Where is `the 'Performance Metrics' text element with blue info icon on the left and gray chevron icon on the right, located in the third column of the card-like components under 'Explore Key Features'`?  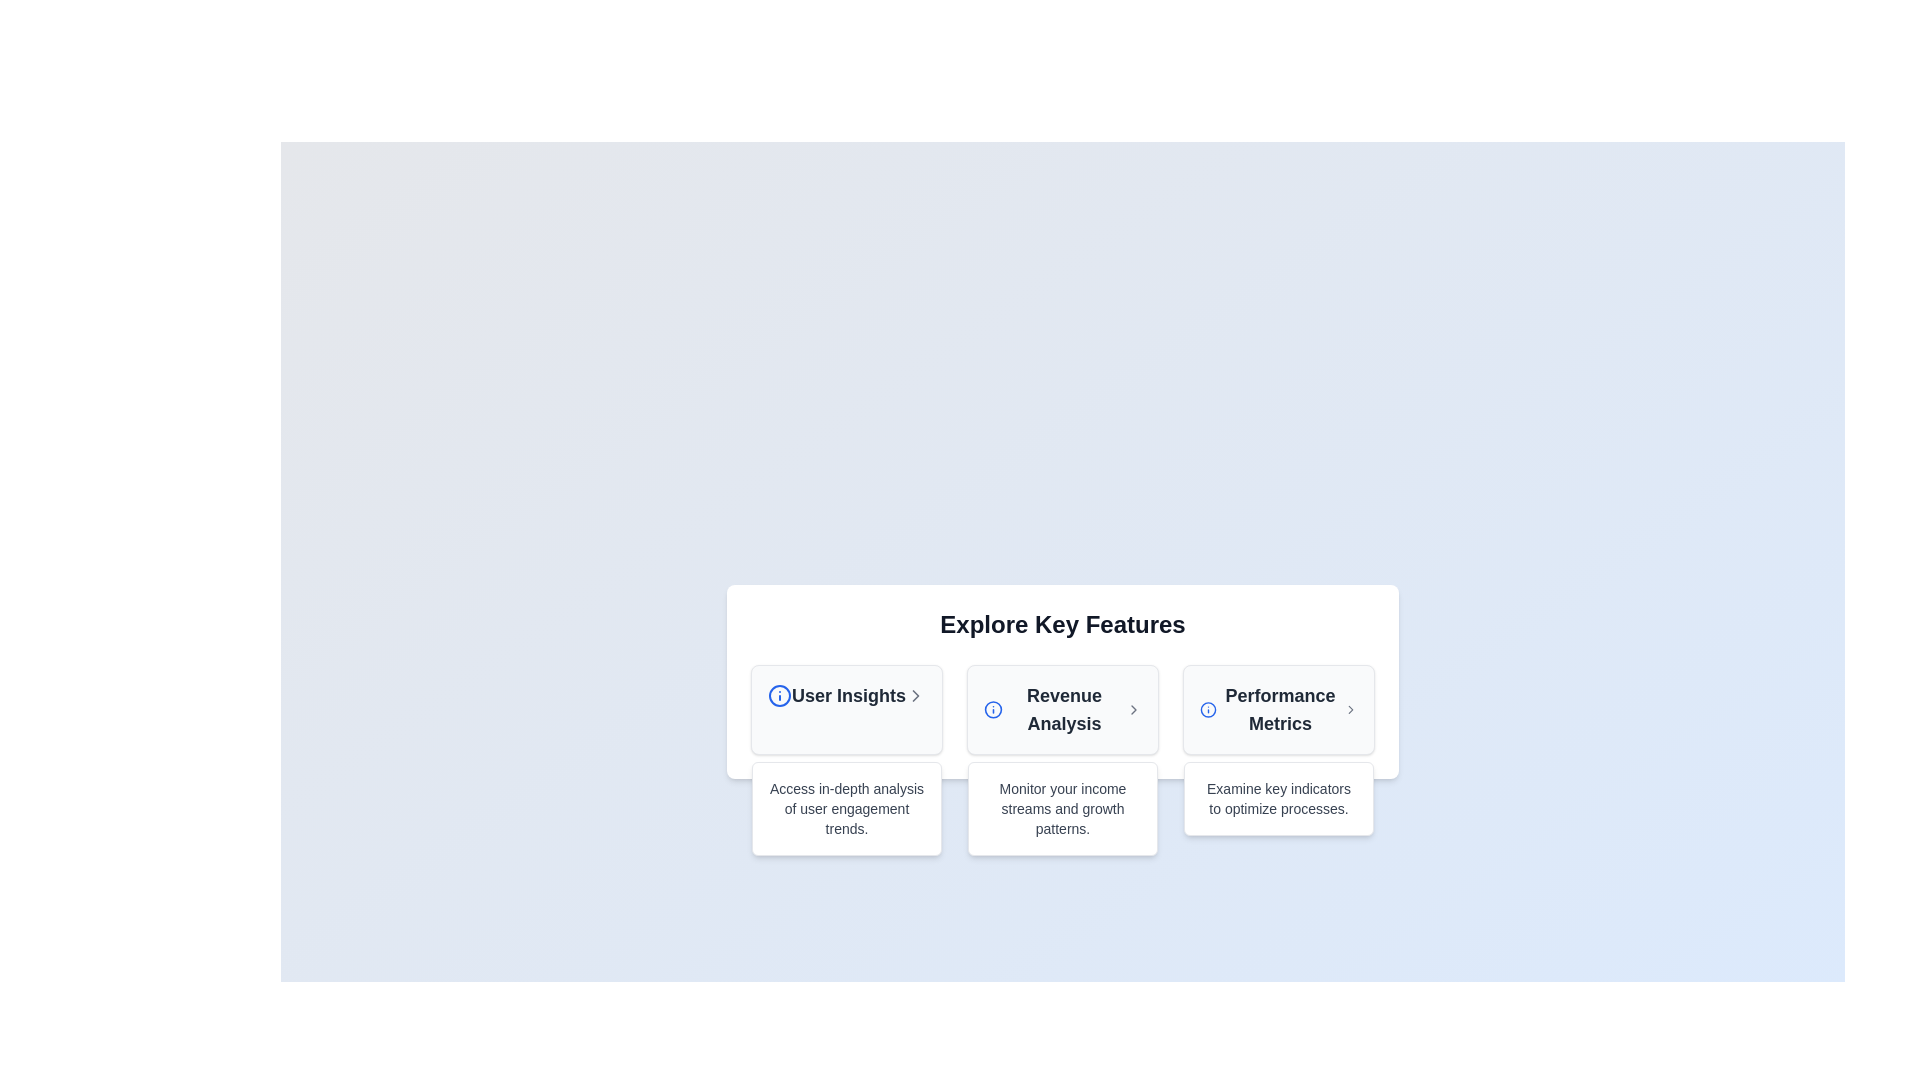 the 'Performance Metrics' text element with blue info icon on the left and gray chevron icon on the right, located in the third column of the card-like components under 'Explore Key Features' is located at coordinates (1277, 708).